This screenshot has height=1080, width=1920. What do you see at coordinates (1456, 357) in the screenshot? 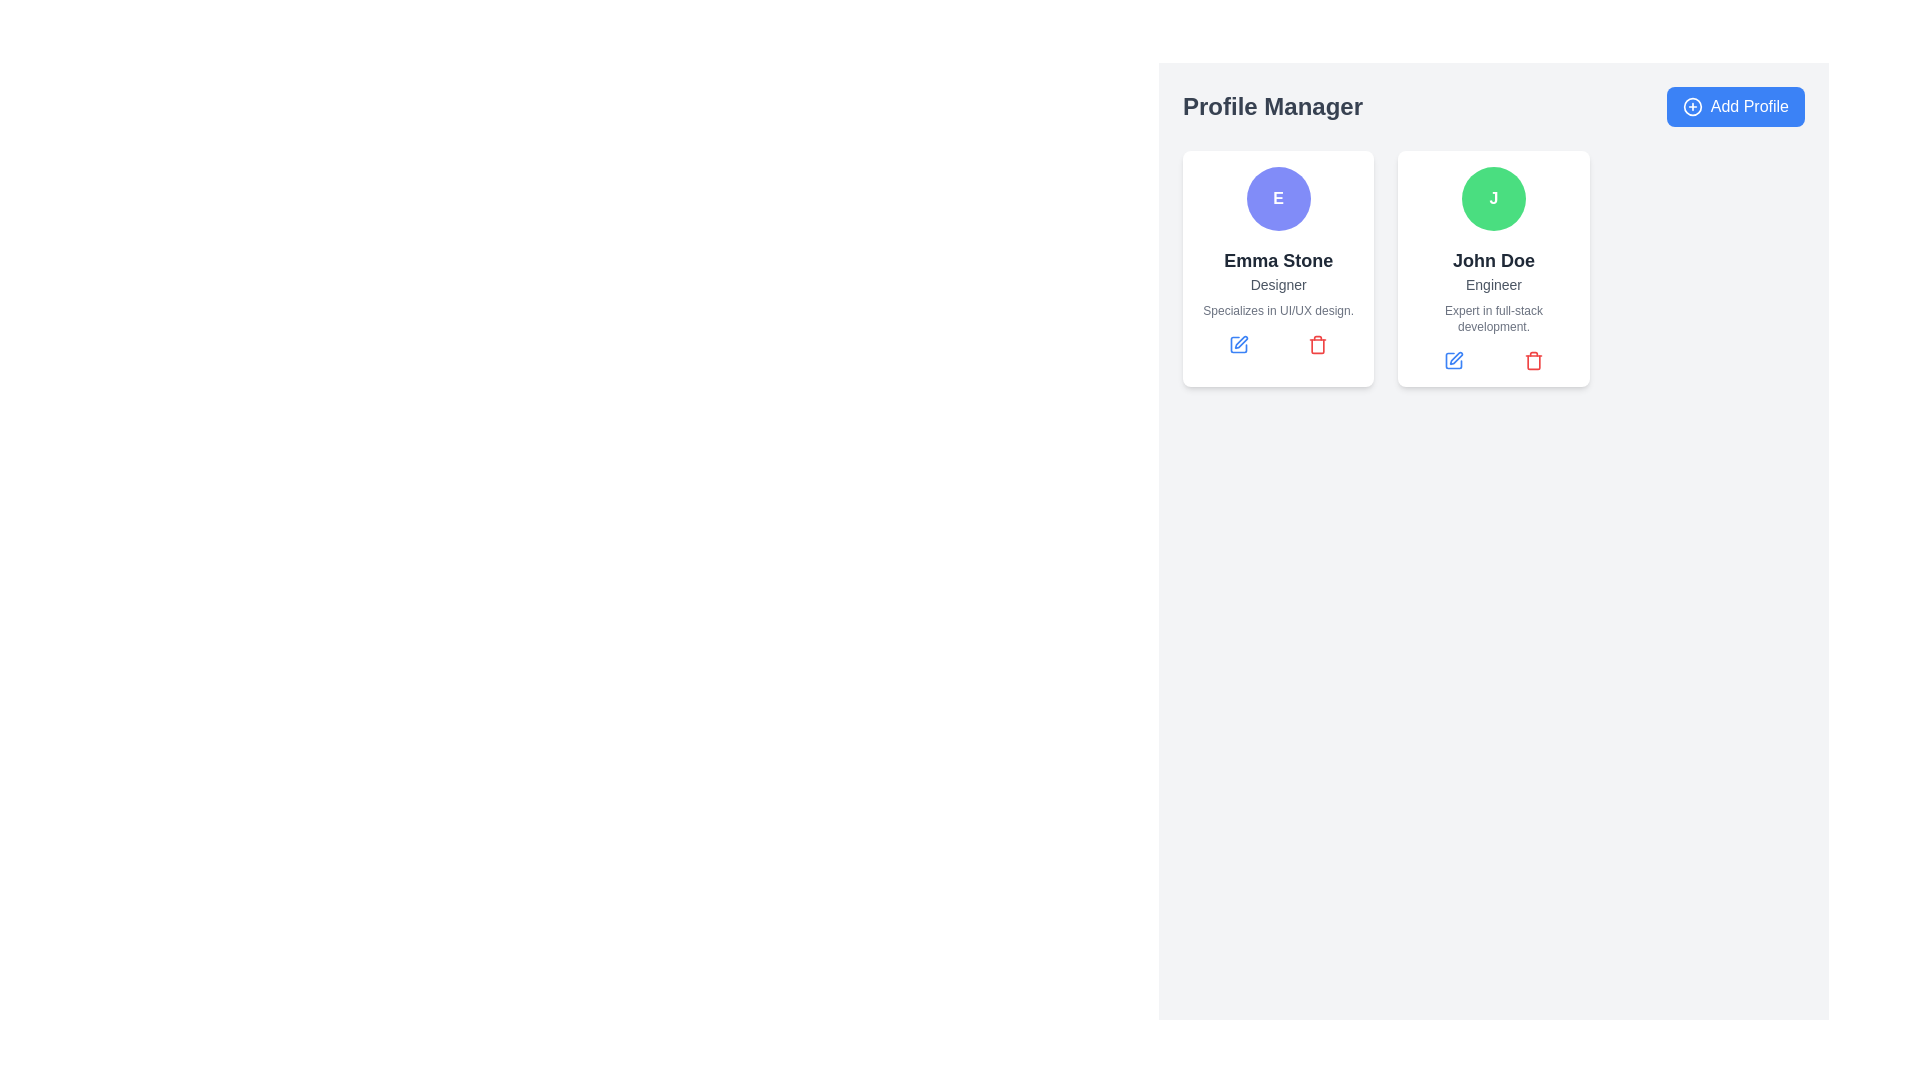
I see `the button located in the bottom left corner of the card for 'John Doe' to initiate the edit action` at bounding box center [1456, 357].